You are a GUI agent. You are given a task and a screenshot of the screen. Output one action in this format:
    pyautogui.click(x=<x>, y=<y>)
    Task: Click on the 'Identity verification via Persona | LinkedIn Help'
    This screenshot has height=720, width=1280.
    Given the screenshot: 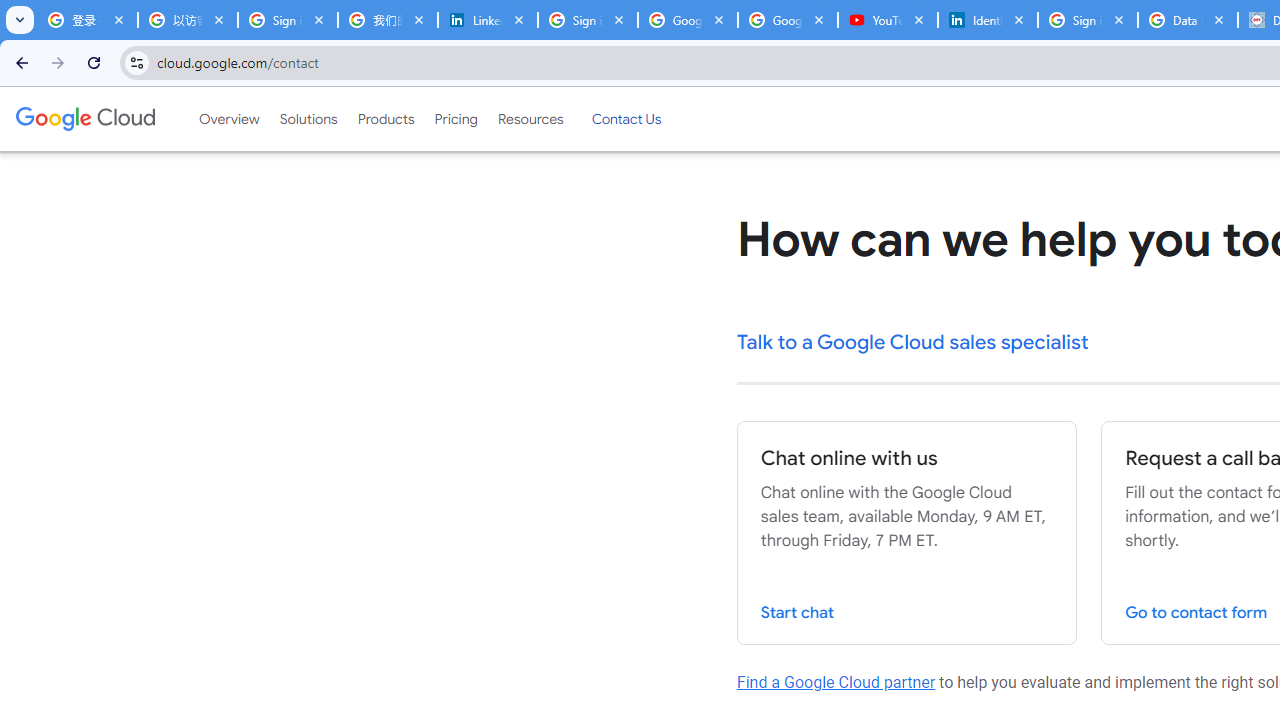 What is the action you would take?
    pyautogui.click(x=988, y=20)
    